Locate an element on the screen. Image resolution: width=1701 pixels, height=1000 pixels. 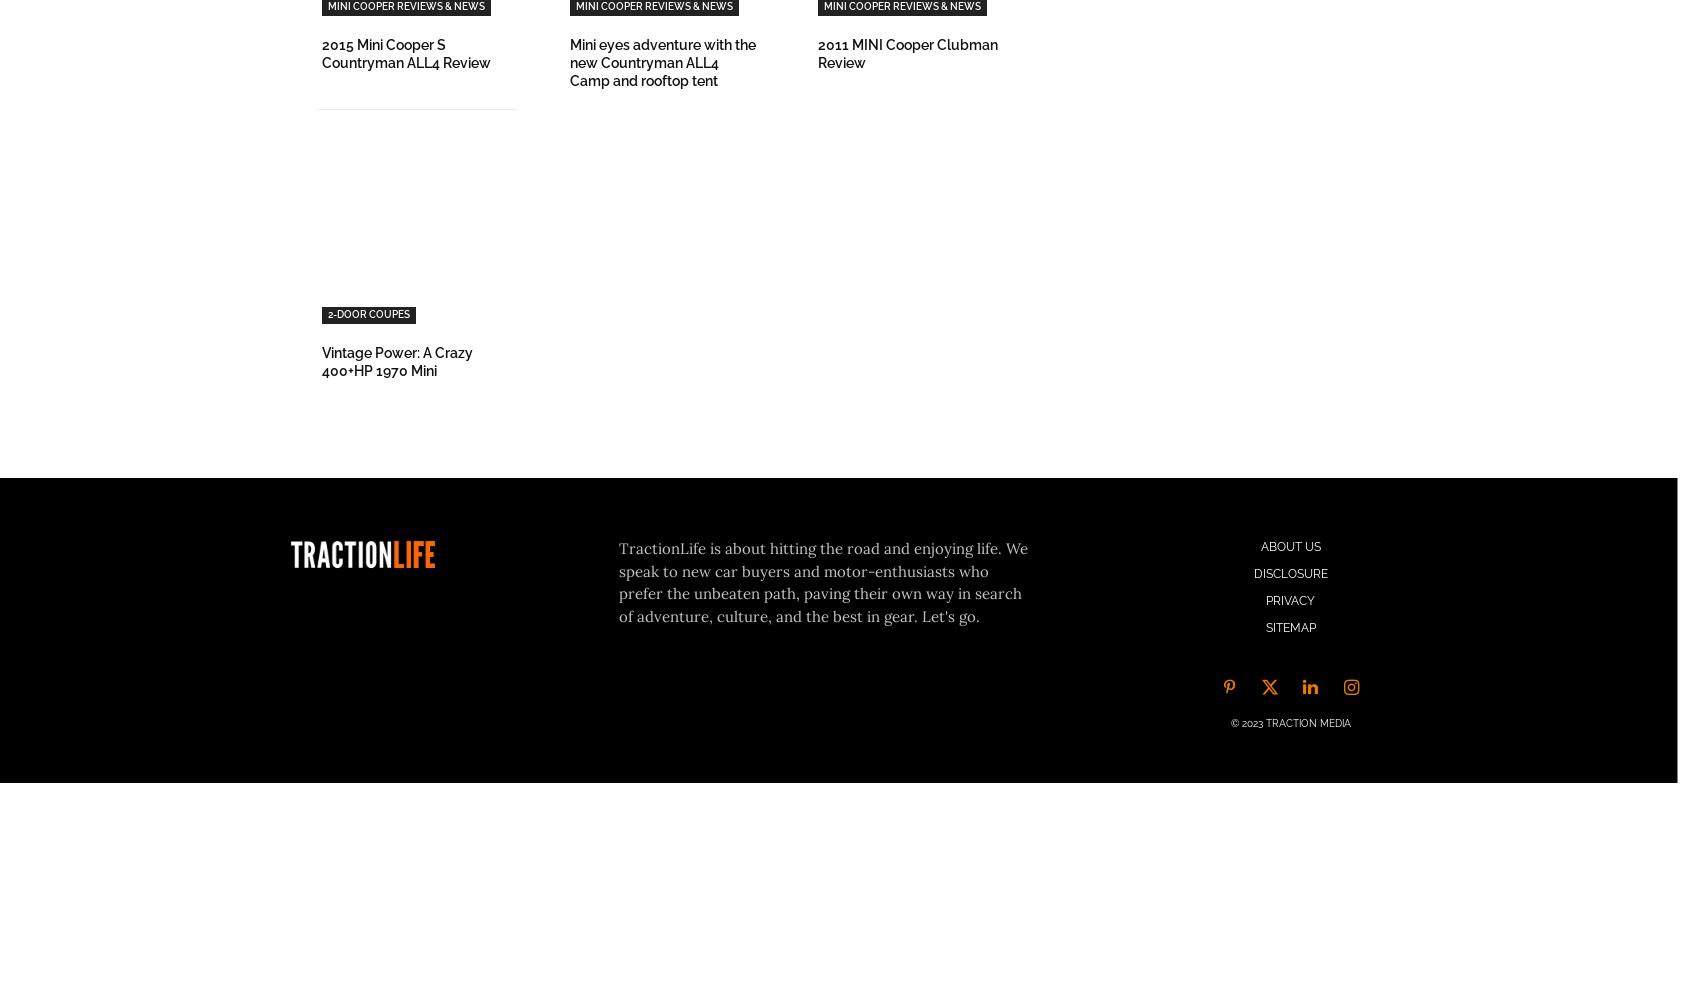
'About Us' is located at coordinates (1290, 547).